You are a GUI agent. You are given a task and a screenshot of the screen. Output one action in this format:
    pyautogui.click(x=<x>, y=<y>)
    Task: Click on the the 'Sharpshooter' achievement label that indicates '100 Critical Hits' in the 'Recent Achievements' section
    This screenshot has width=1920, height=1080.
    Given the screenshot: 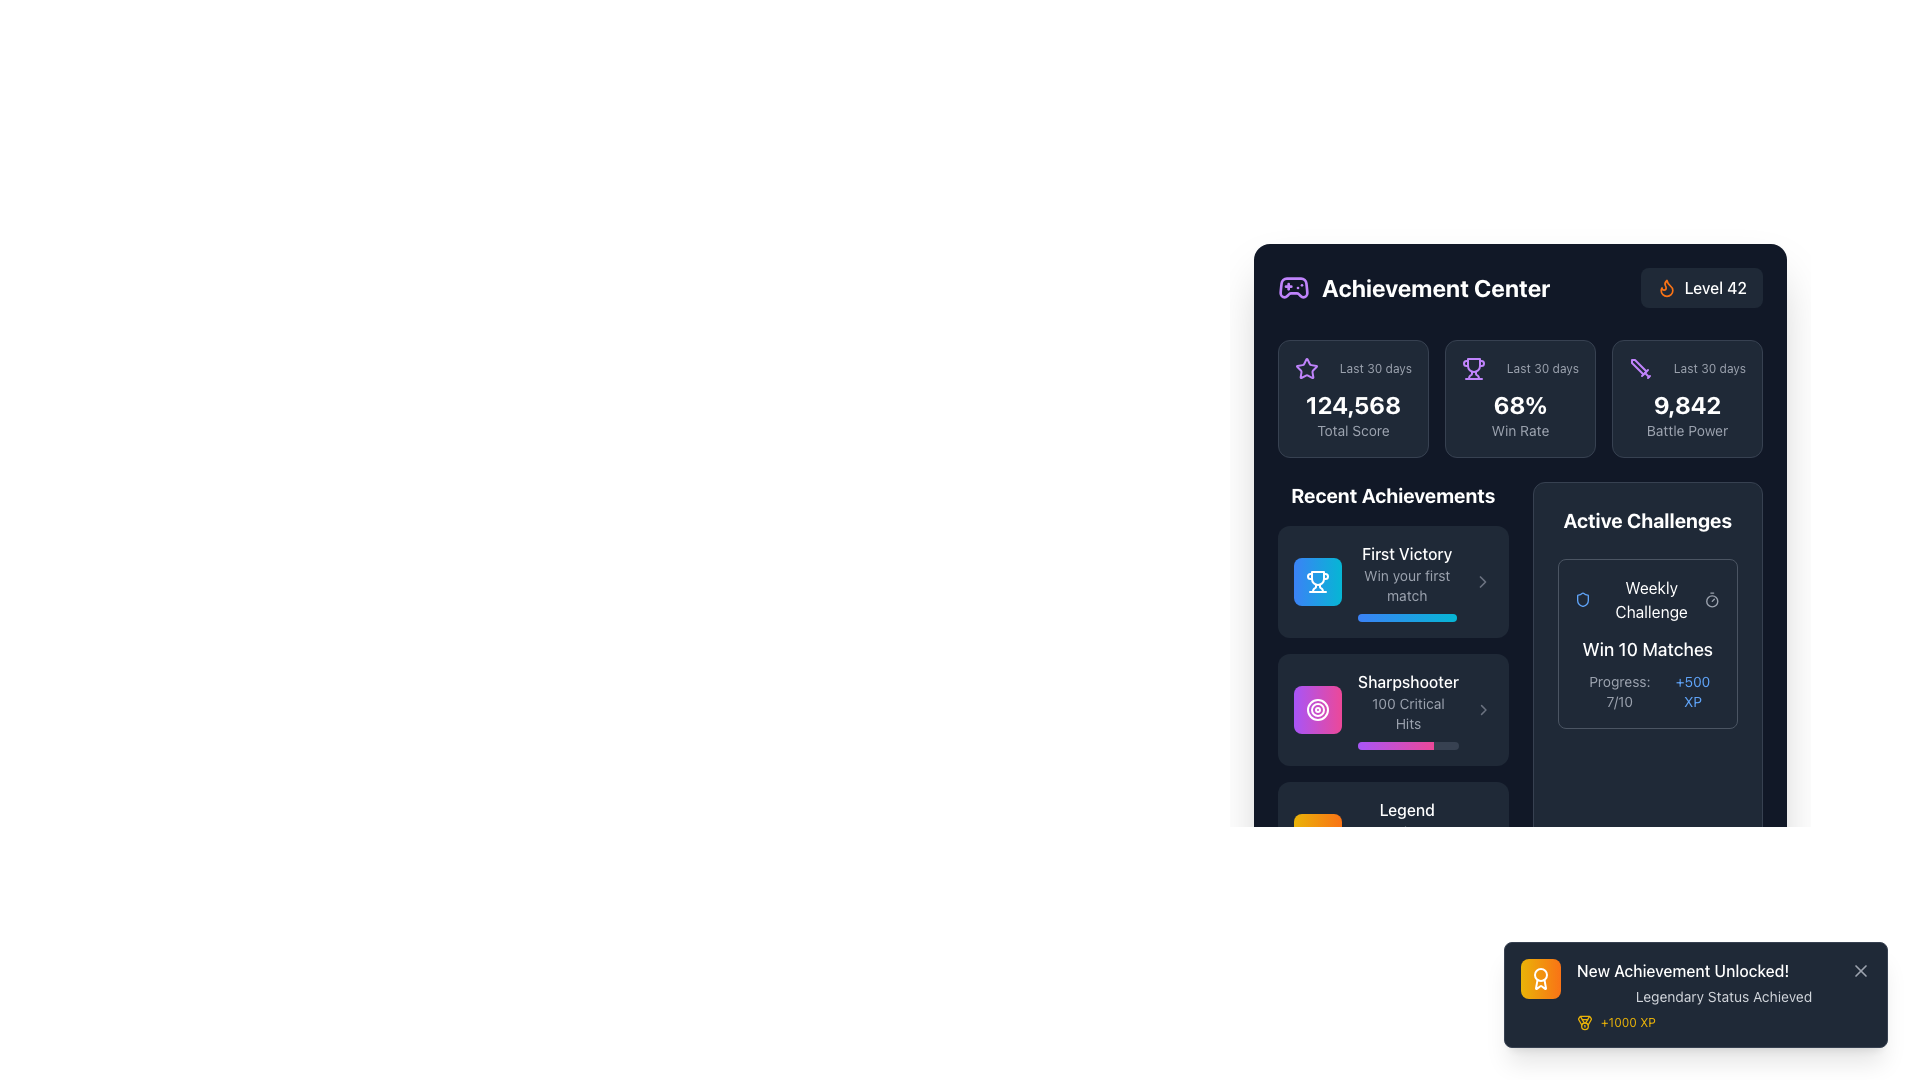 What is the action you would take?
    pyautogui.click(x=1407, y=708)
    